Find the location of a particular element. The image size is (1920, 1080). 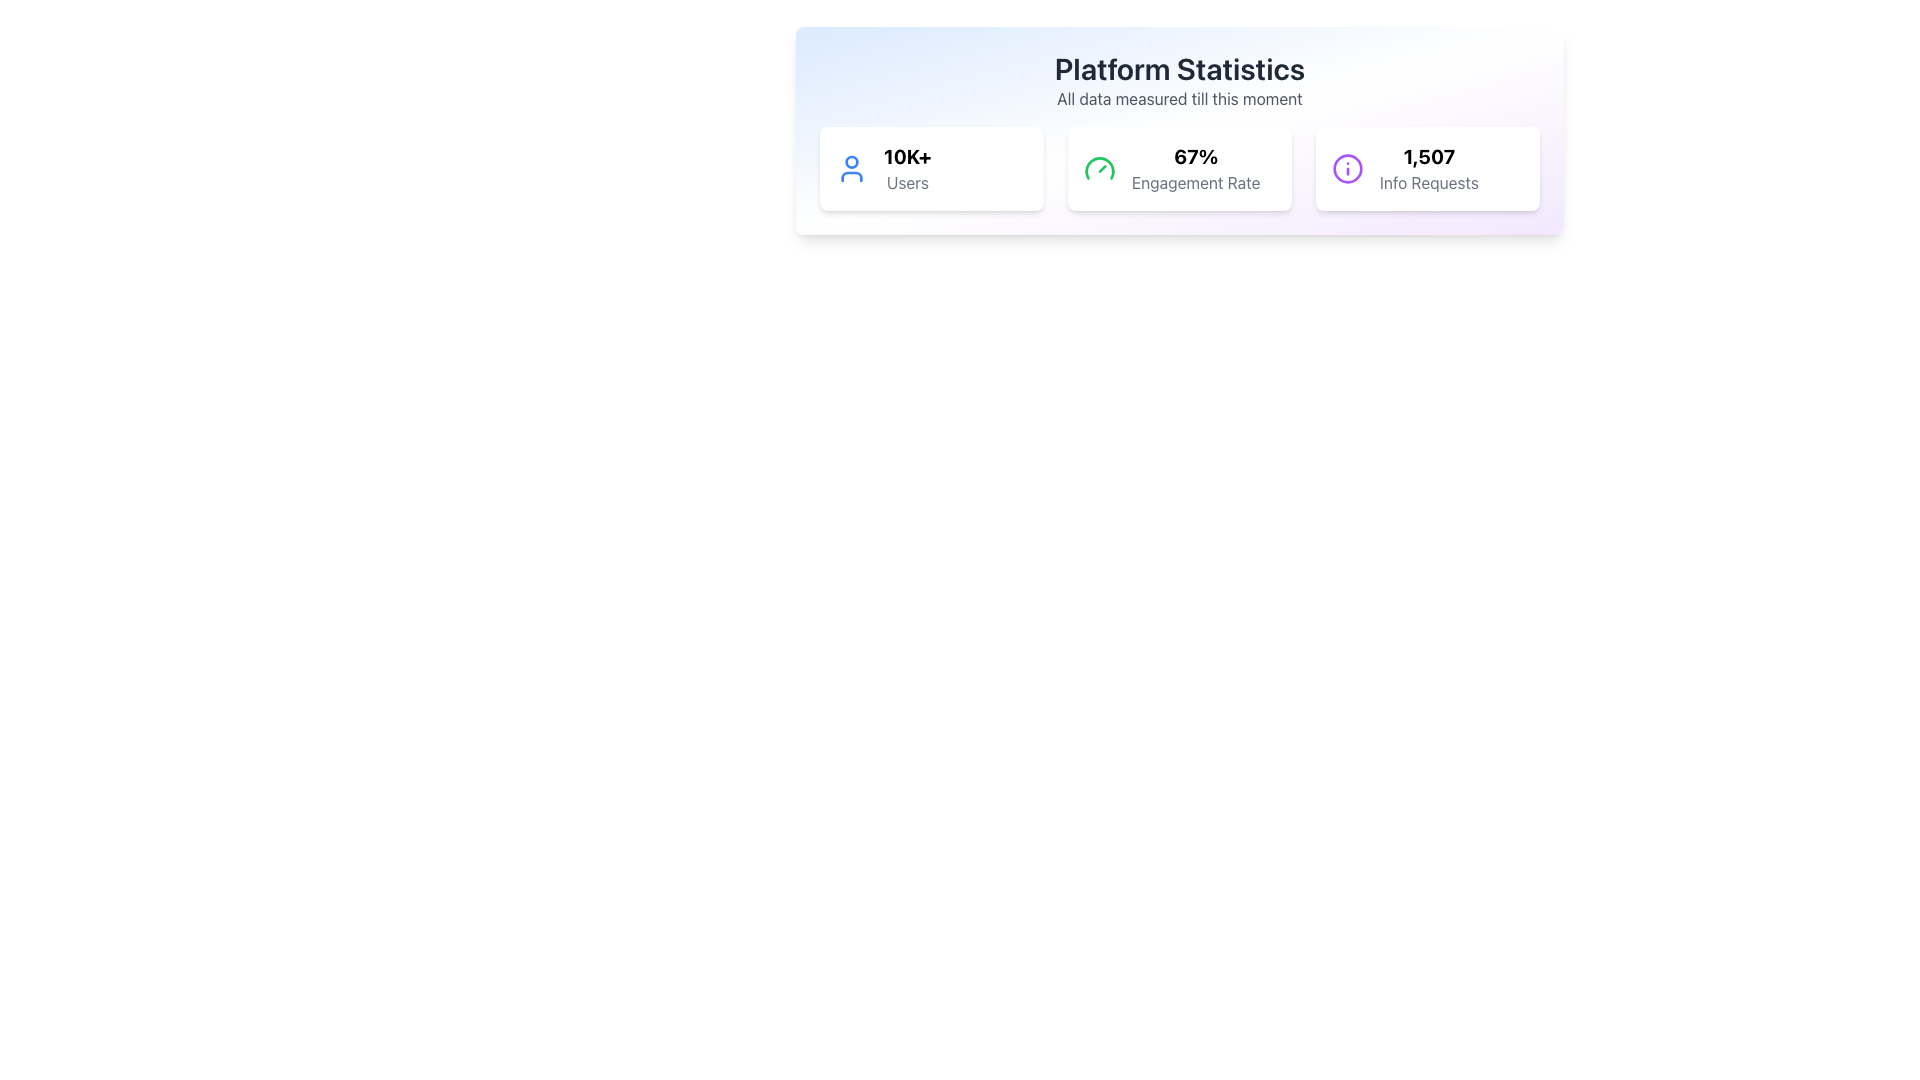

the text label displaying the numeric value '67%' that is styled with a bold font within a white card on the statistics dashboard is located at coordinates (1196, 156).